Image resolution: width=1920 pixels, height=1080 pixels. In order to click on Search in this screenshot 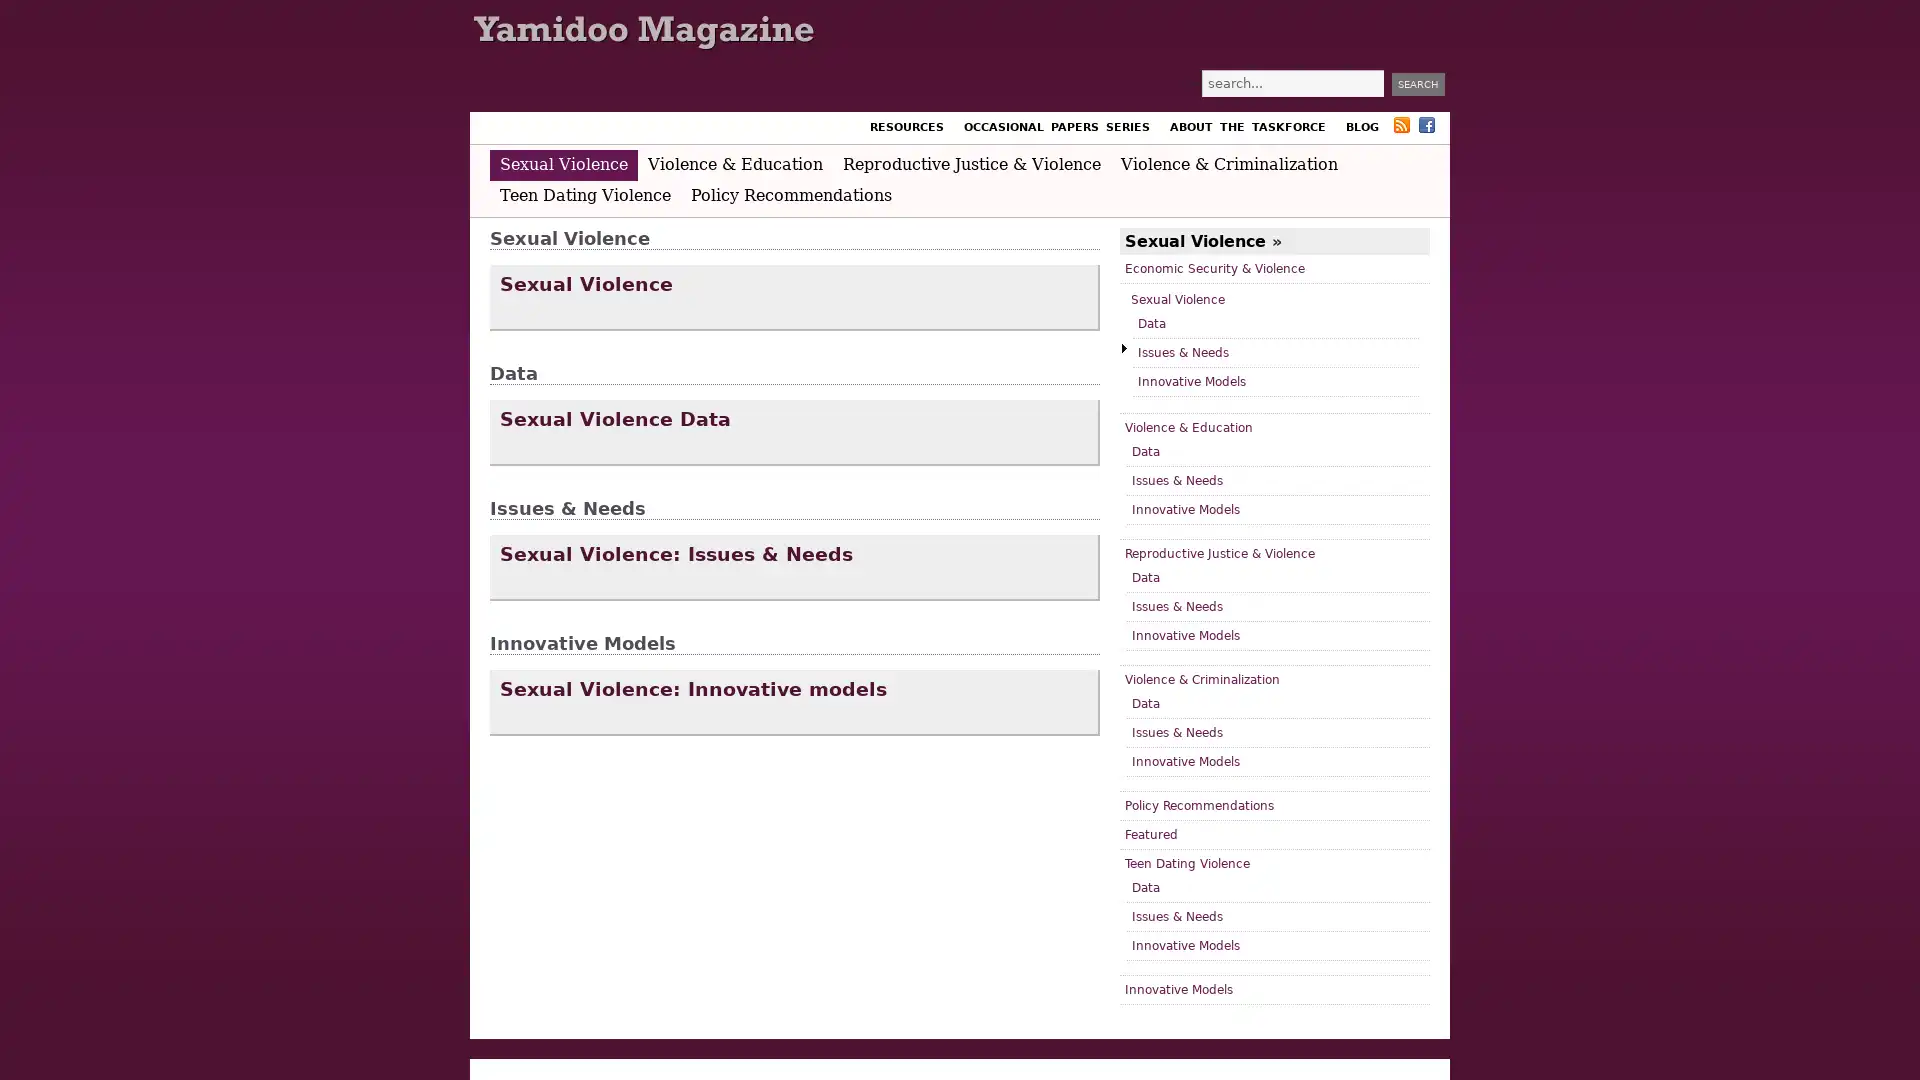, I will do `click(1417, 83)`.